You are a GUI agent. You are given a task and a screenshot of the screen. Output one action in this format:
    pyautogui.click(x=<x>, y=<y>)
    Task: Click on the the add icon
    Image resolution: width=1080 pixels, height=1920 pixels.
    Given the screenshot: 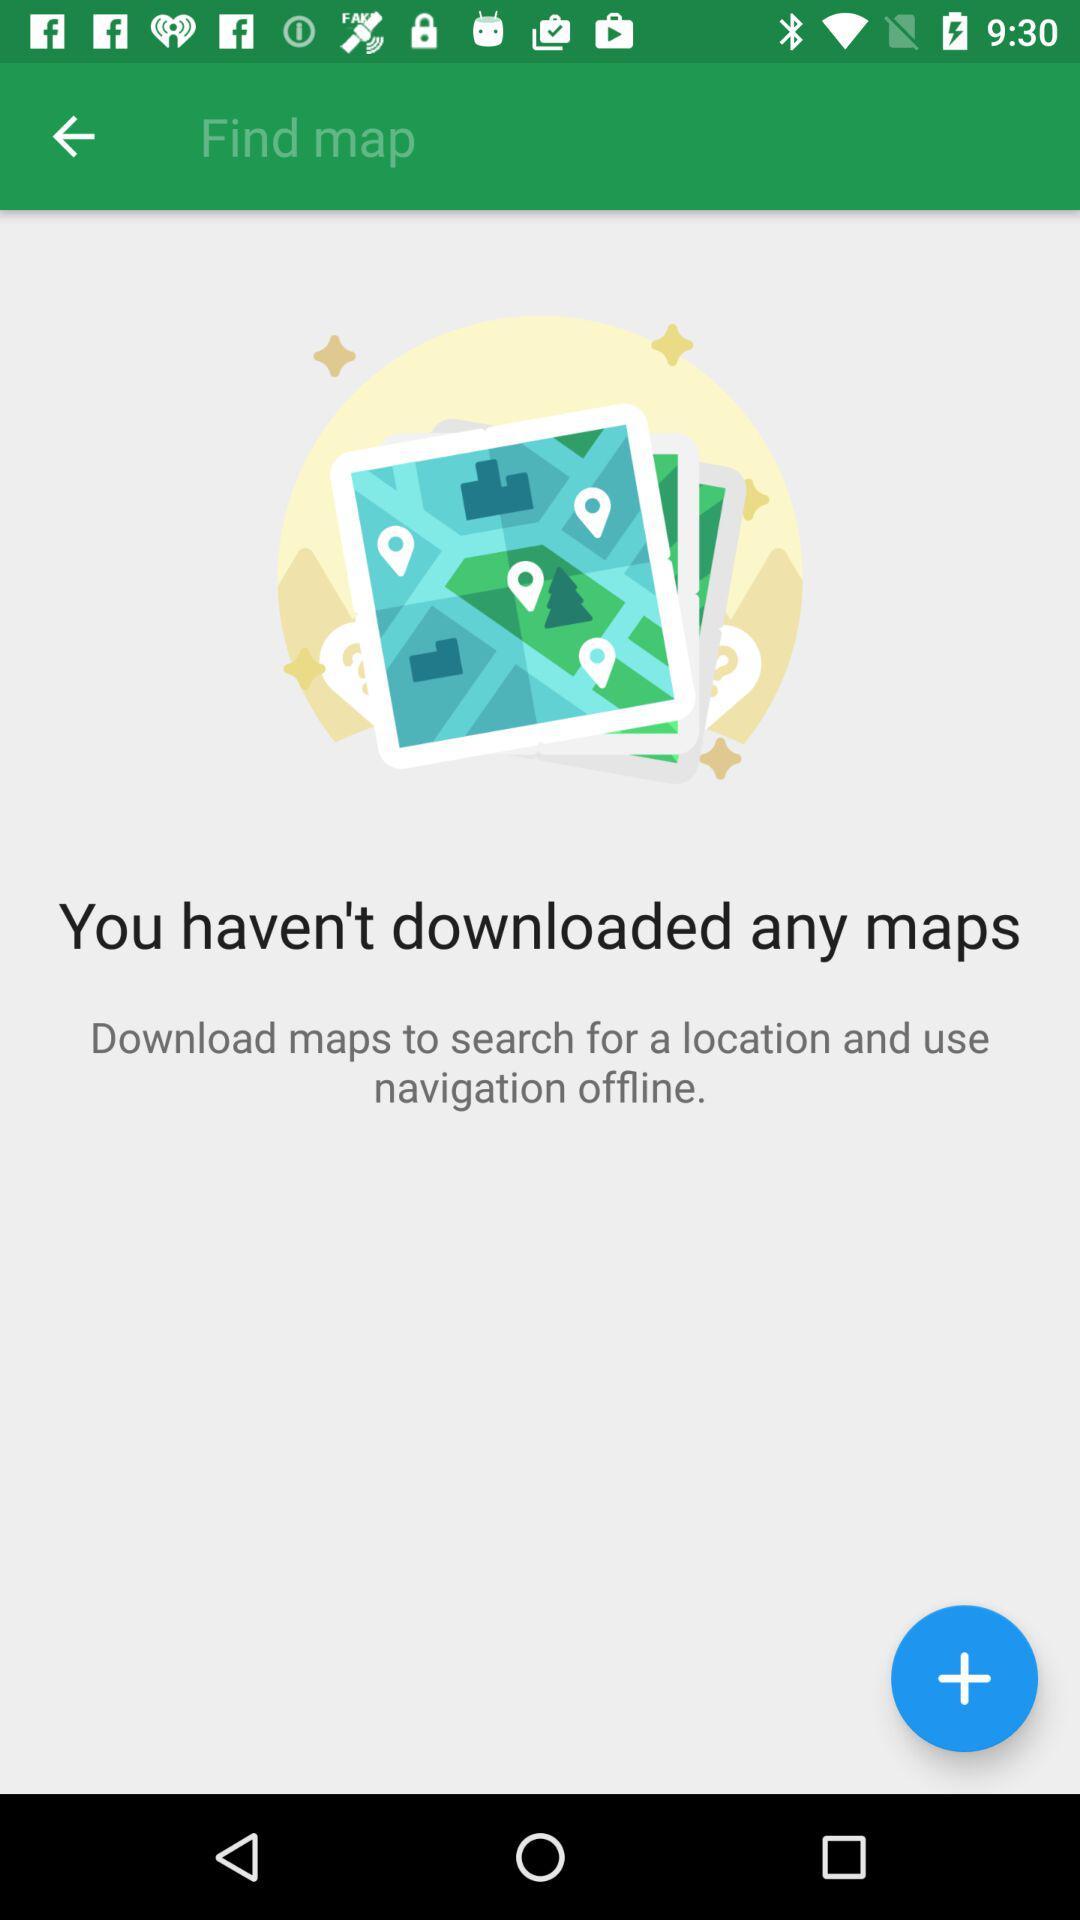 What is the action you would take?
    pyautogui.click(x=963, y=1678)
    